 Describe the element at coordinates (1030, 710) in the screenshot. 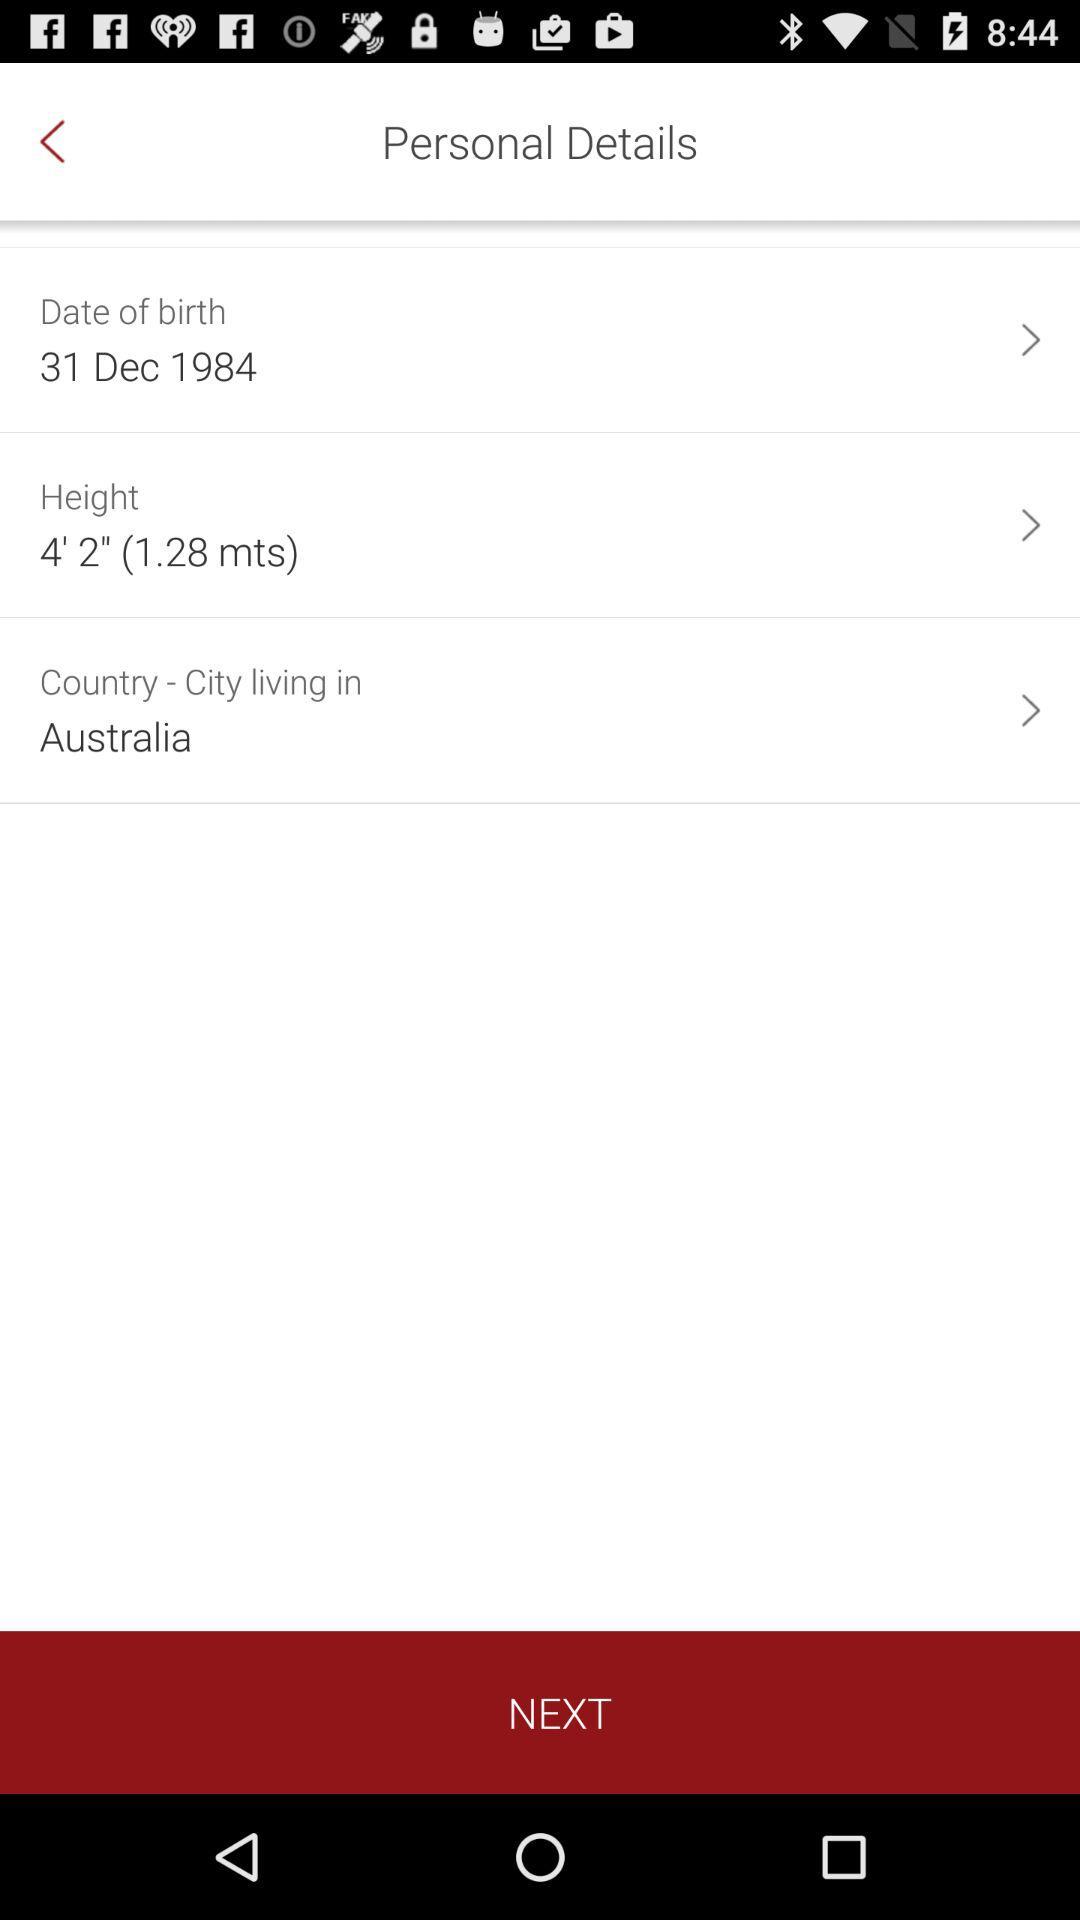

I see `item on the right` at that location.